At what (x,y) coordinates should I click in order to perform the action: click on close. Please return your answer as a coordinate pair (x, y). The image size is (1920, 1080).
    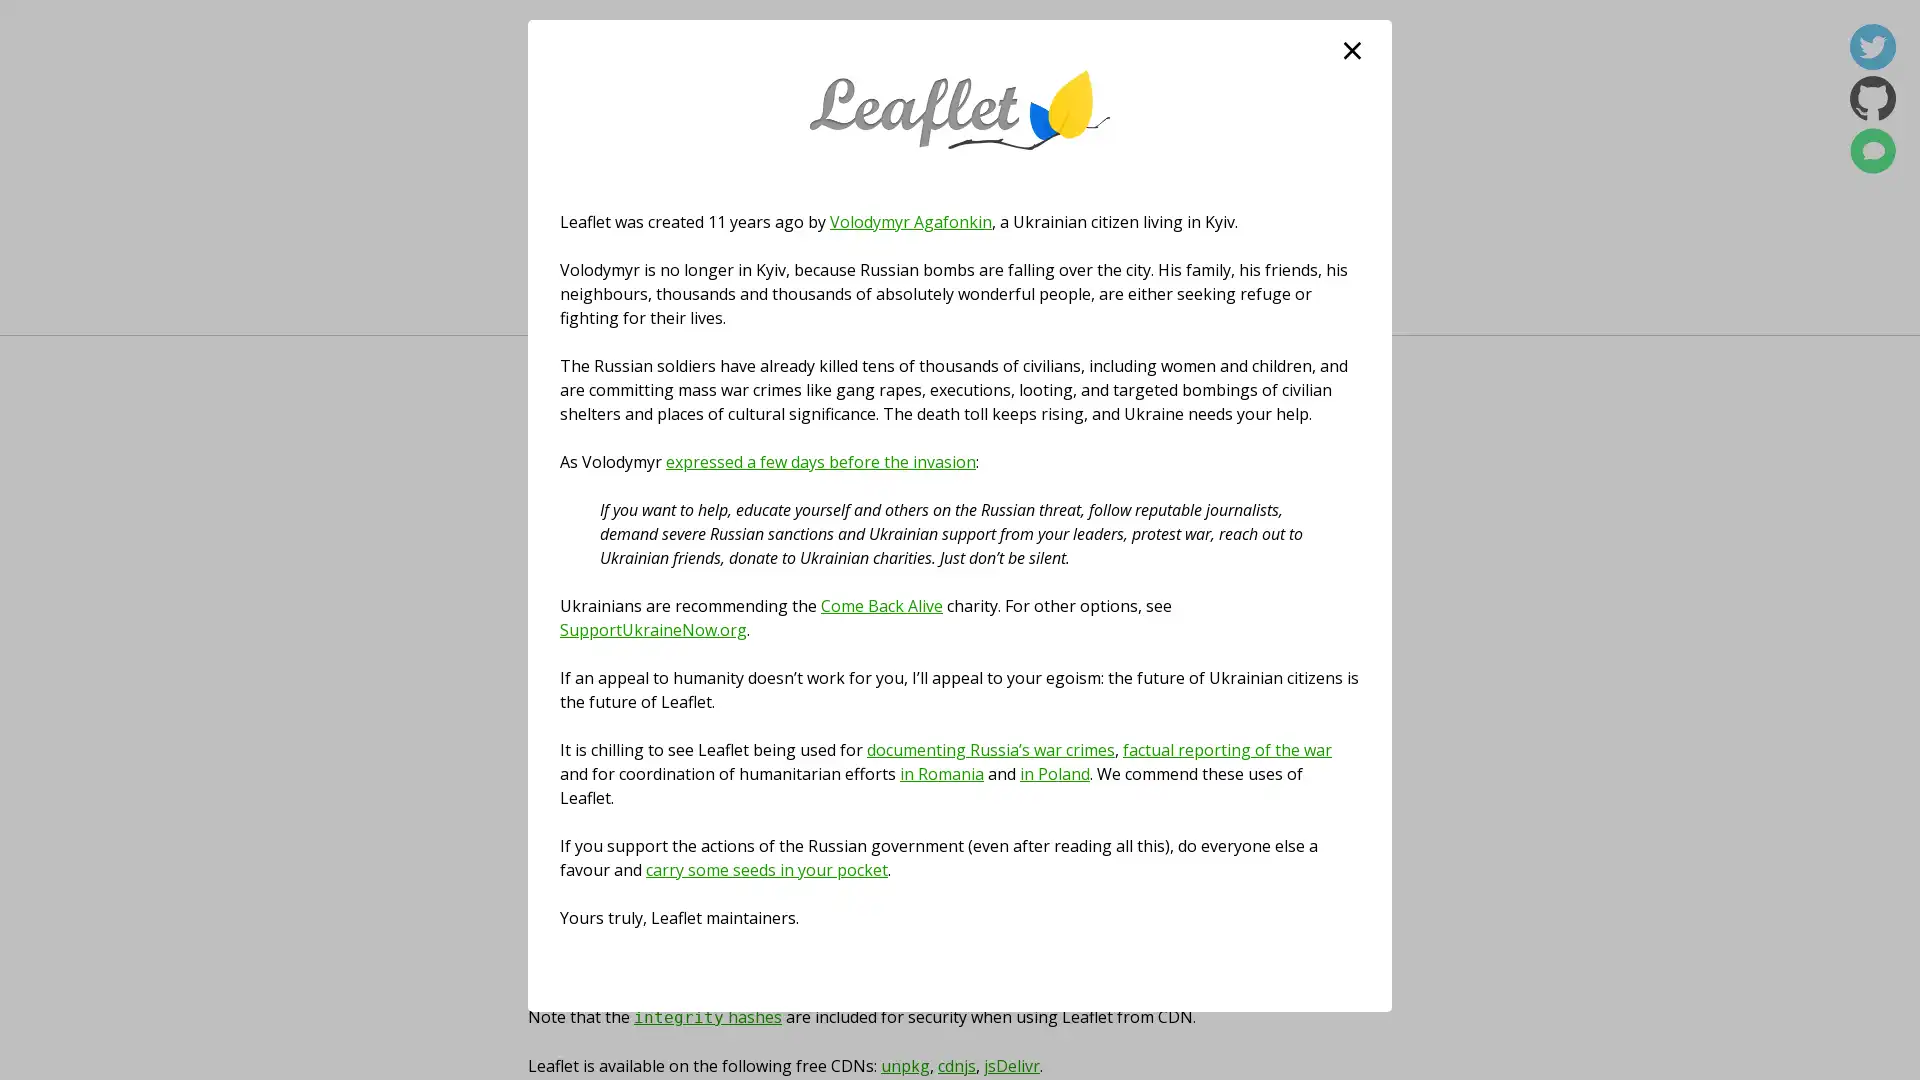
    Looking at the image, I should click on (1352, 49).